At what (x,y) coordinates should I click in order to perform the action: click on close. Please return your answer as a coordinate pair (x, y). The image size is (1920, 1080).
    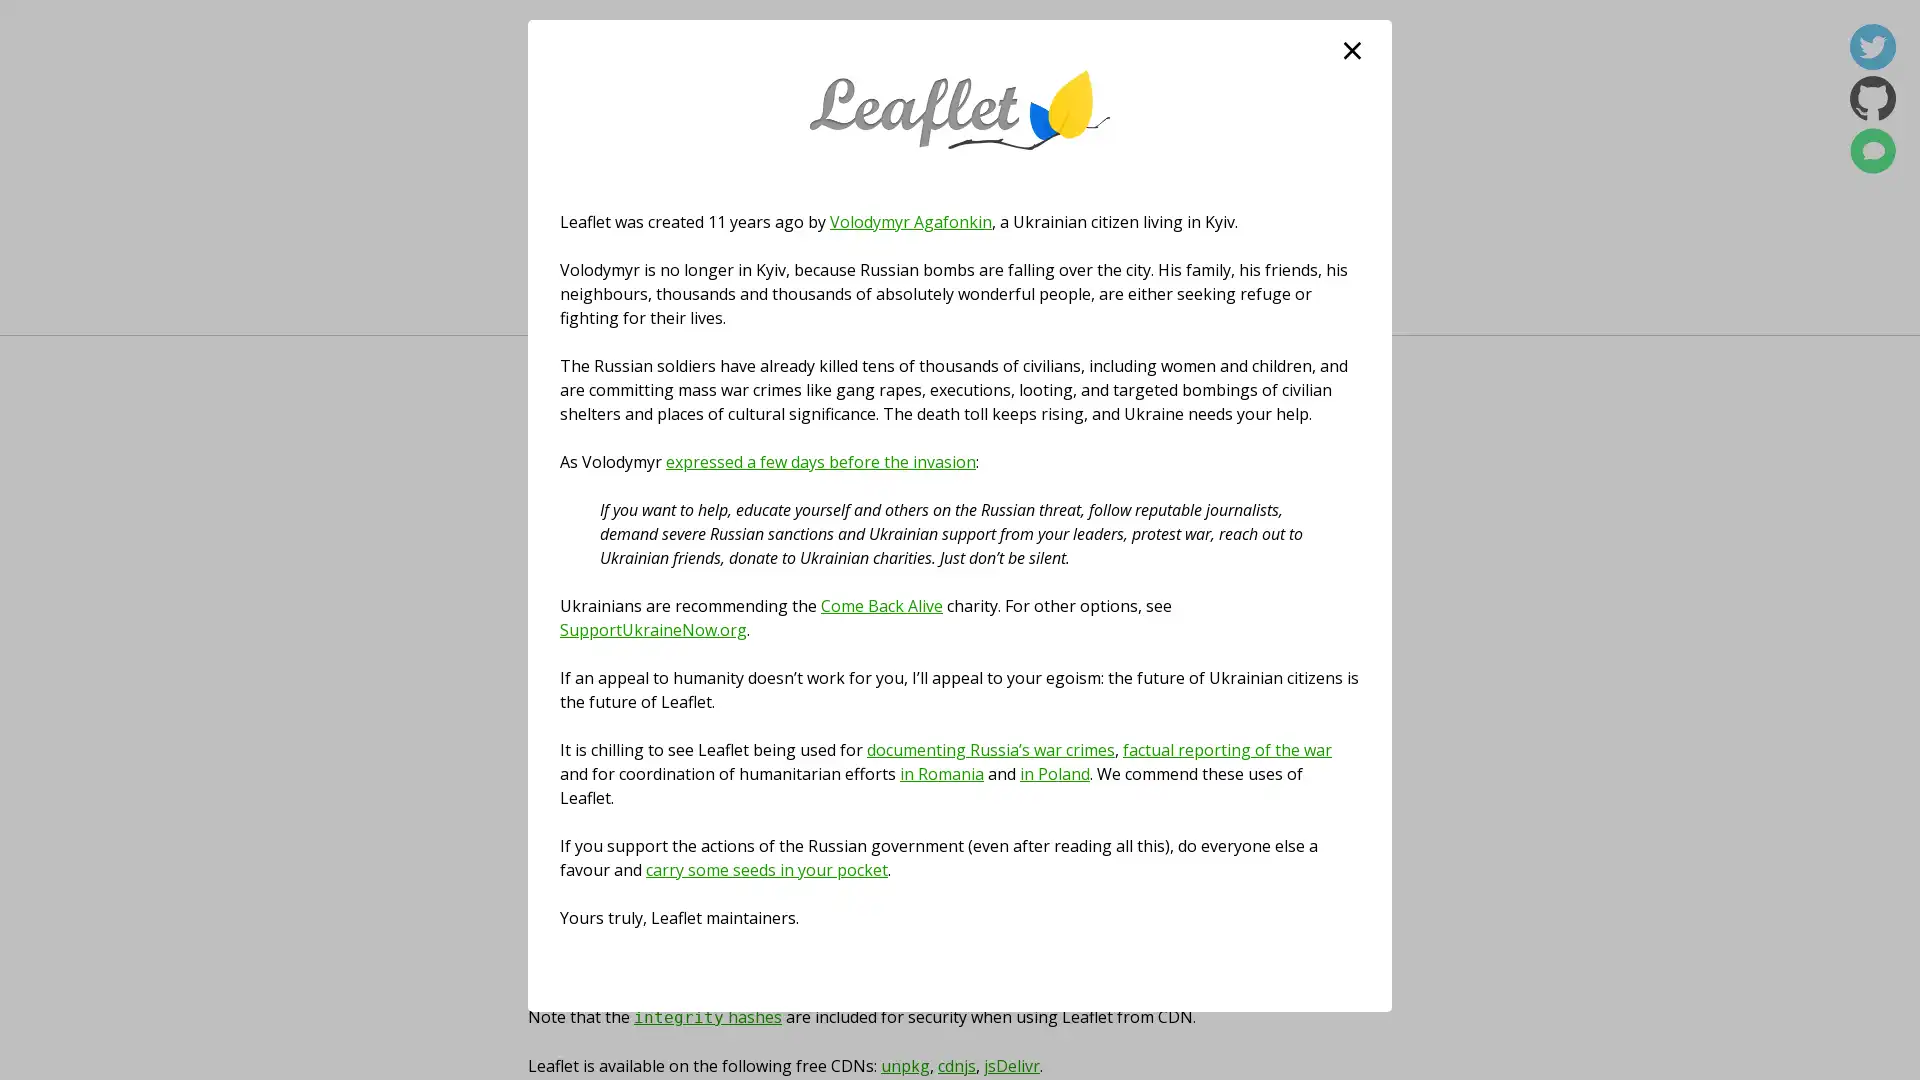
    Looking at the image, I should click on (1352, 49).